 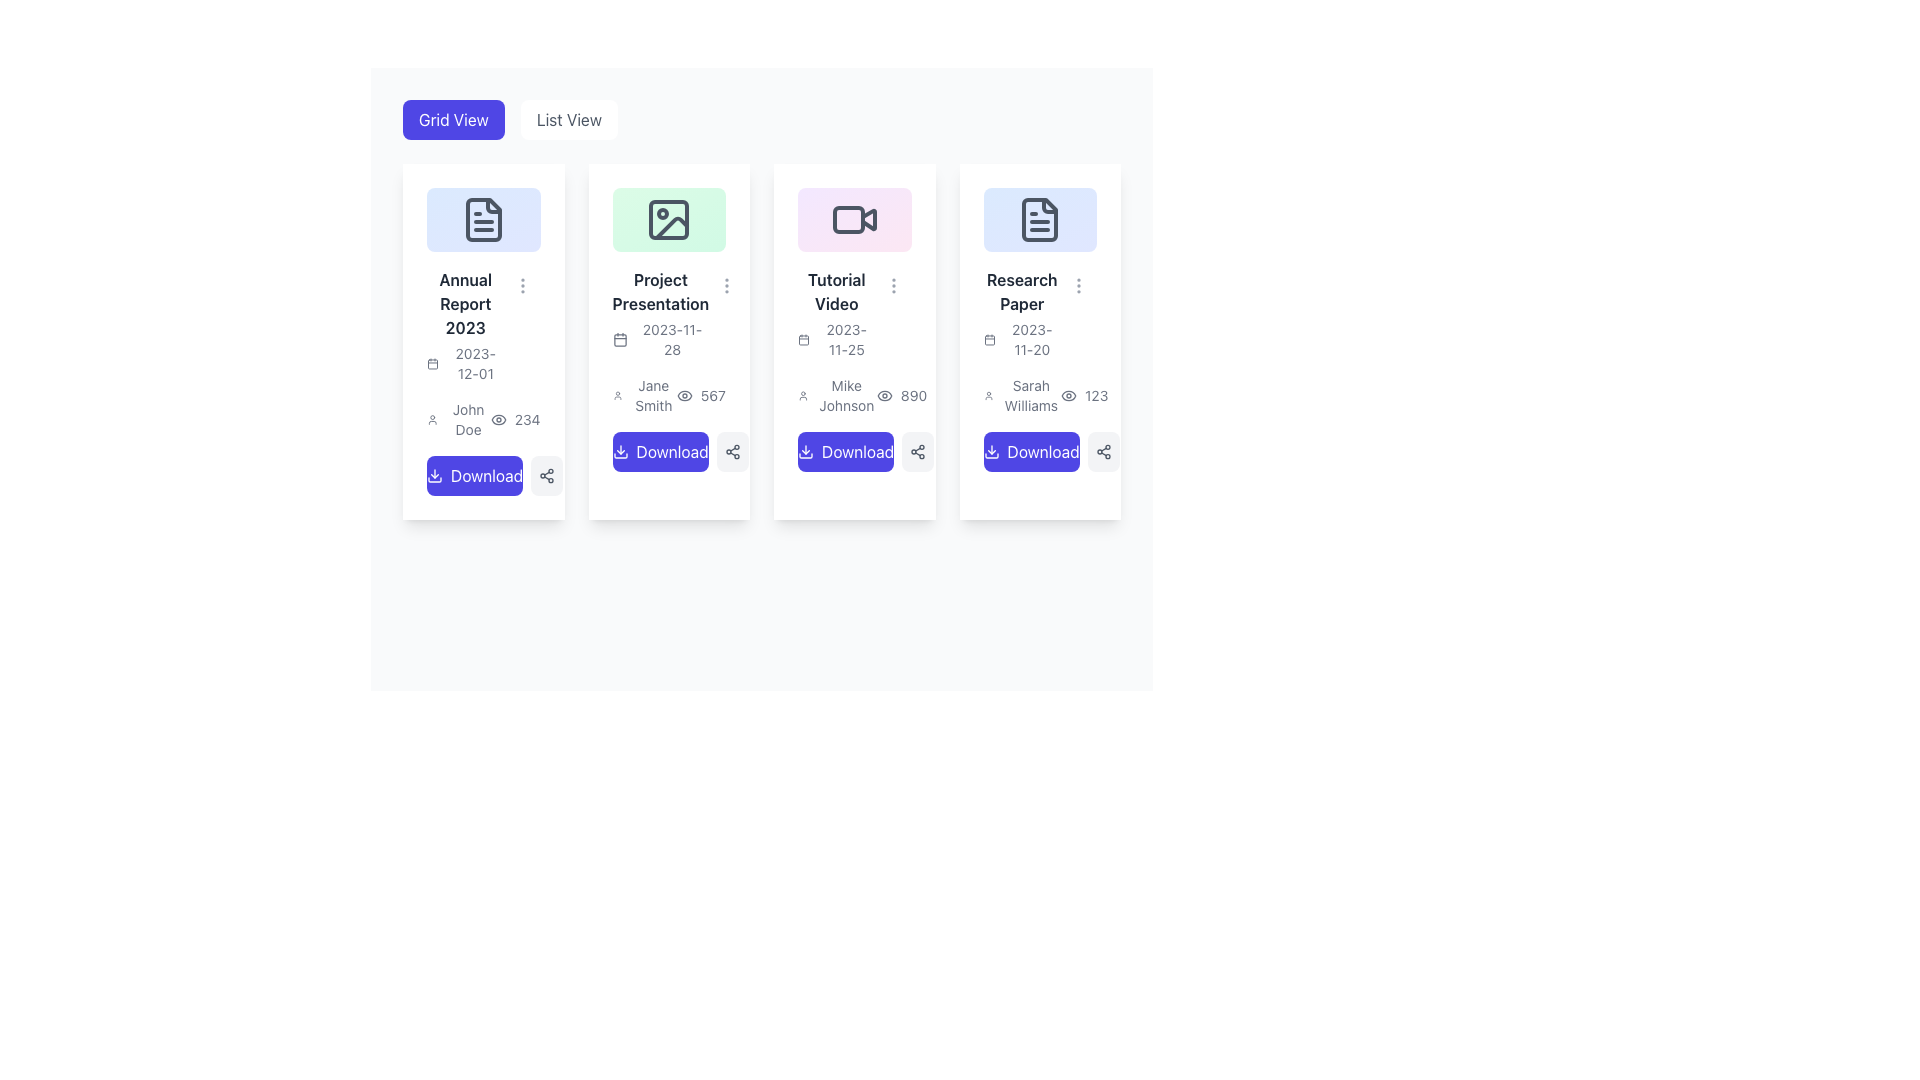 What do you see at coordinates (1042, 451) in the screenshot?
I see `the 'Download' button associated with the 'Research Paper' card, which is the fourth button in a row` at bounding box center [1042, 451].